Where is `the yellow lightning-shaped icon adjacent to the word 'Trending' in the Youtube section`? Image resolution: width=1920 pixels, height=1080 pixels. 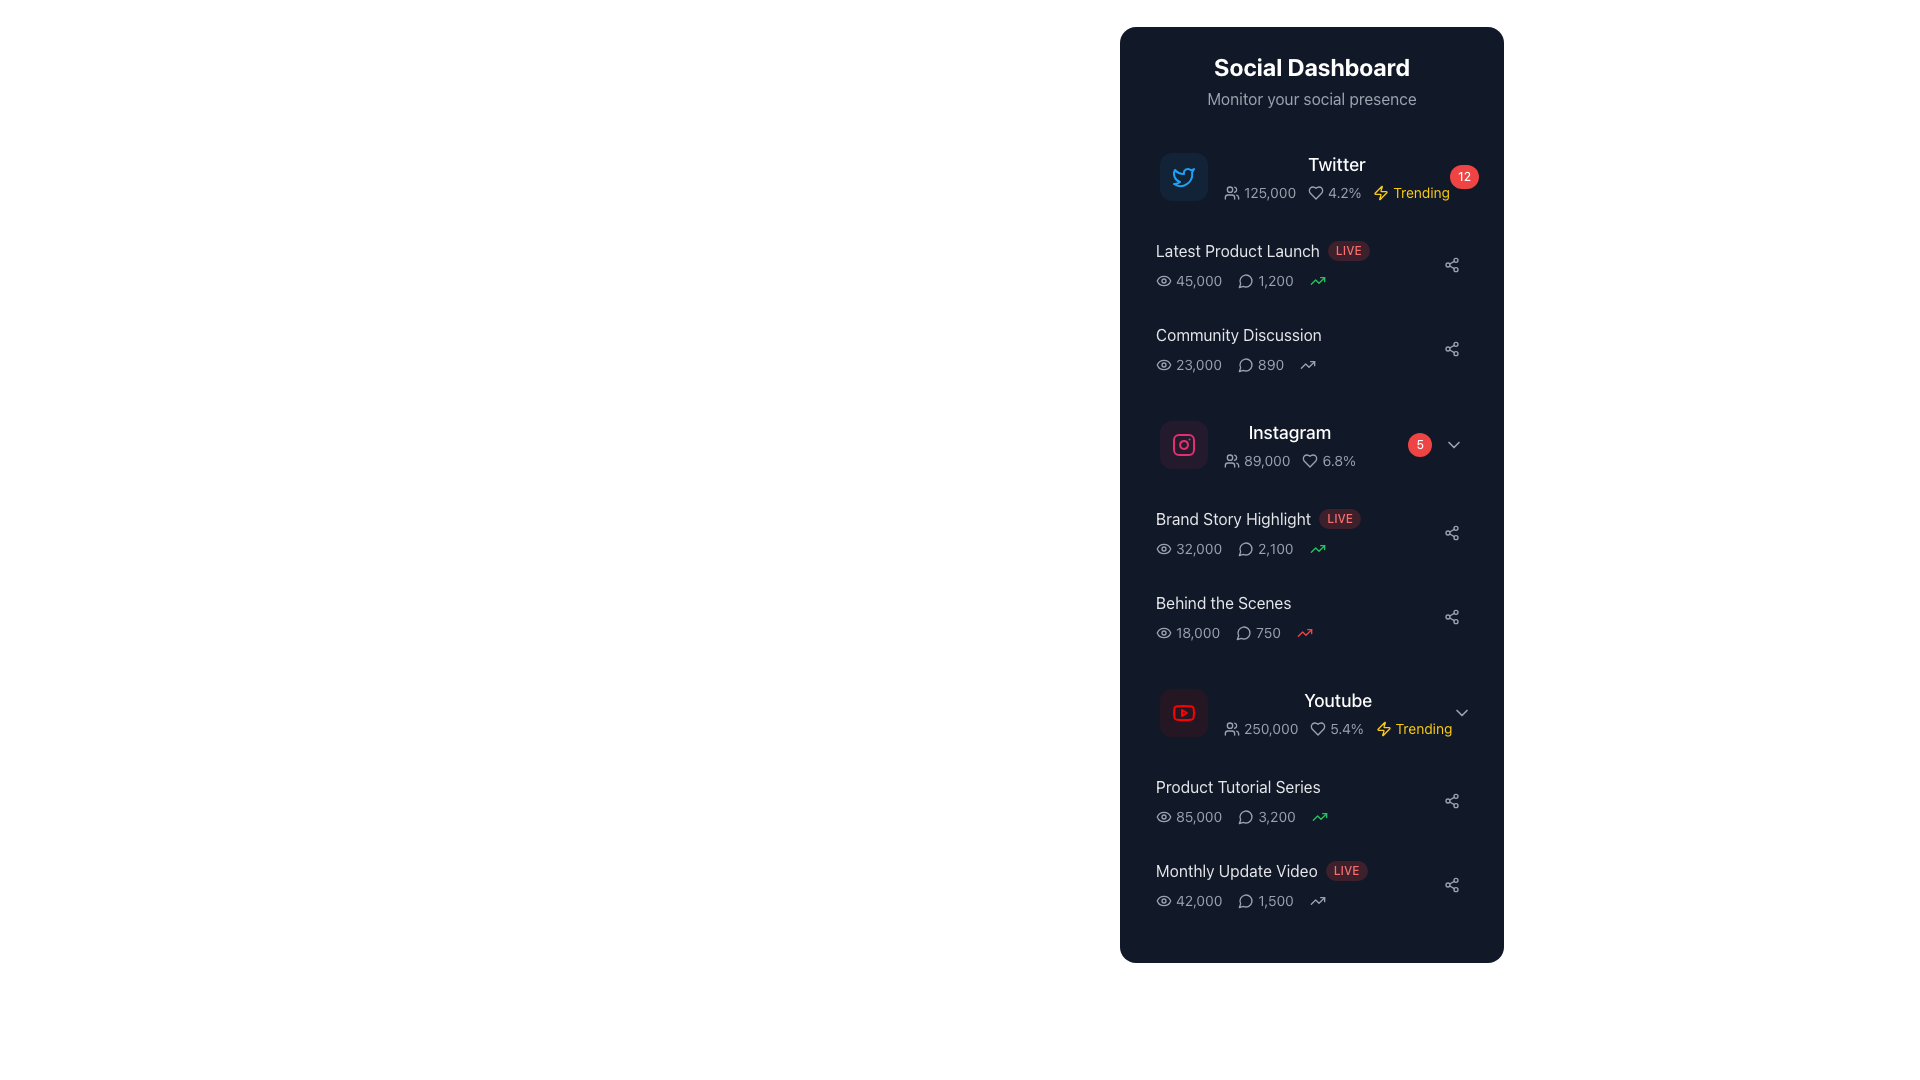
the yellow lightning-shaped icon adjacent to the word 'Trending' in the Youtube section is located at coordinates (1382, 729).